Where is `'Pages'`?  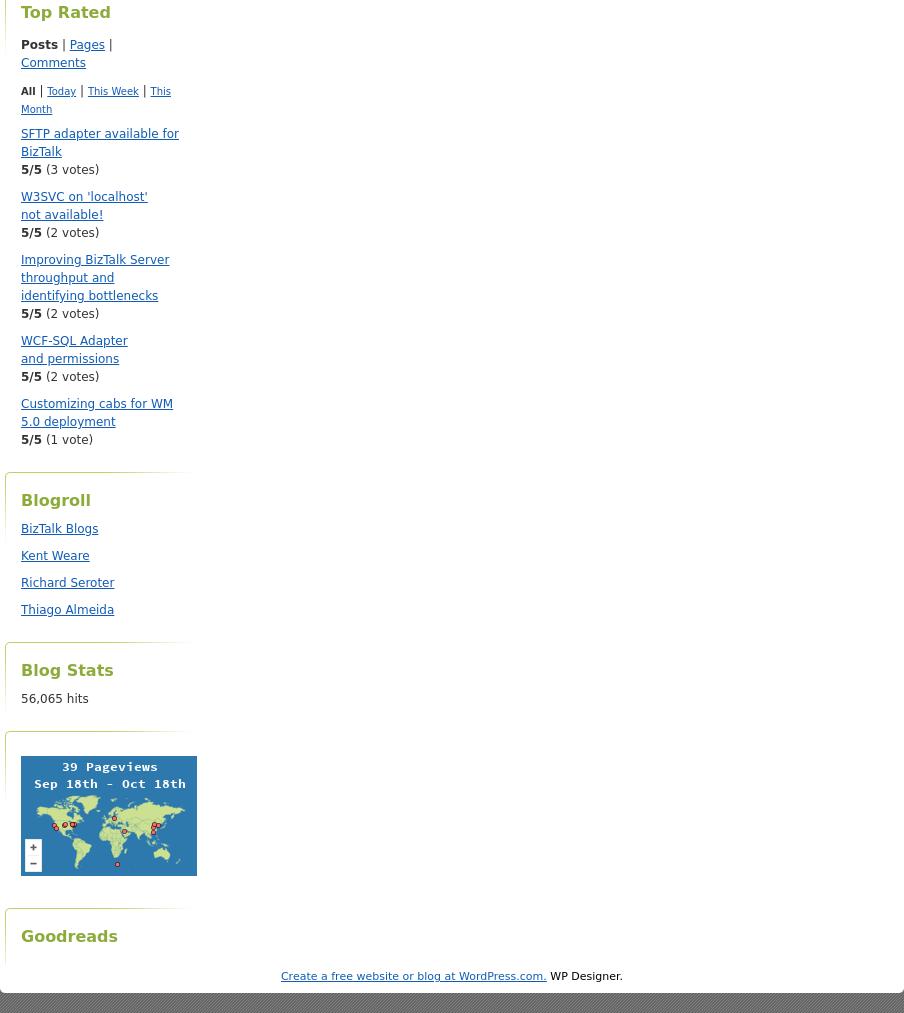
'Pages' is located at coordinates (86, 43).